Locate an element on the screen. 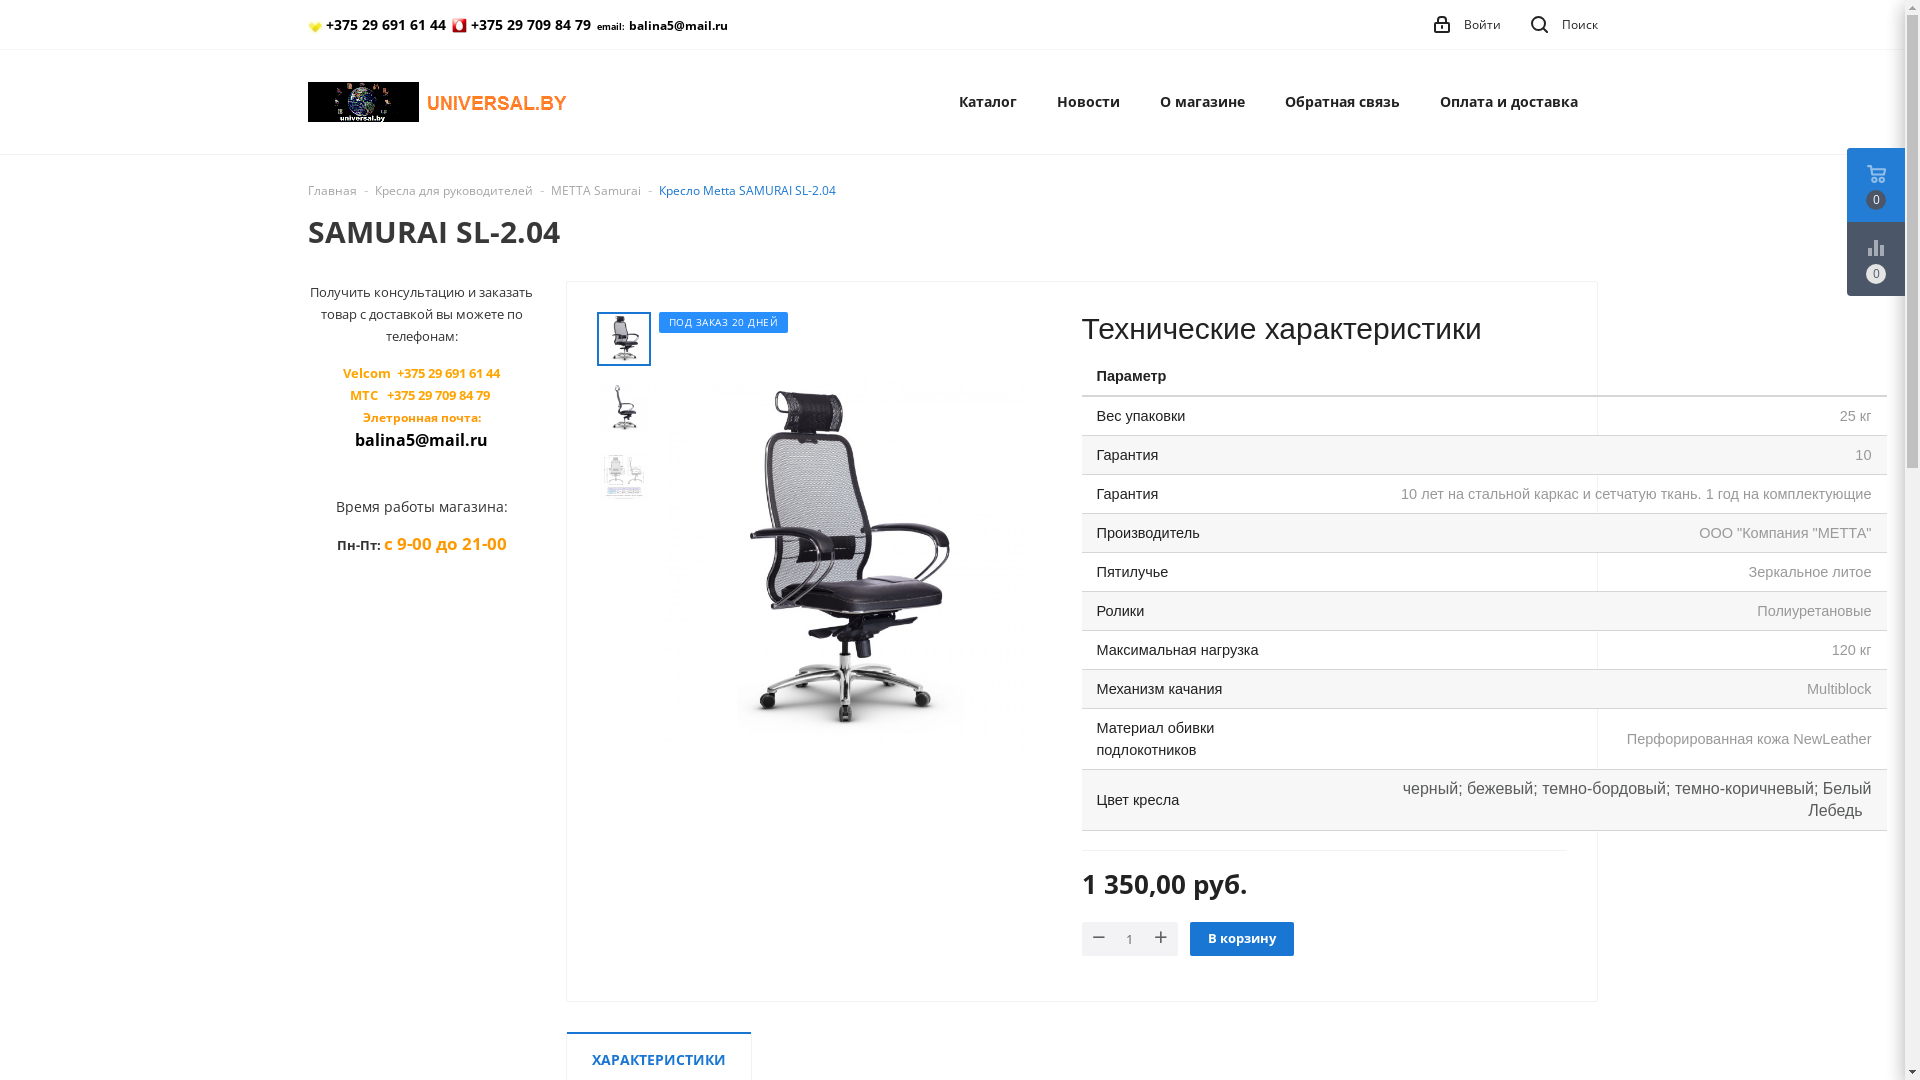  'balina5@mail.ru' is located at coordinates (627, 25).